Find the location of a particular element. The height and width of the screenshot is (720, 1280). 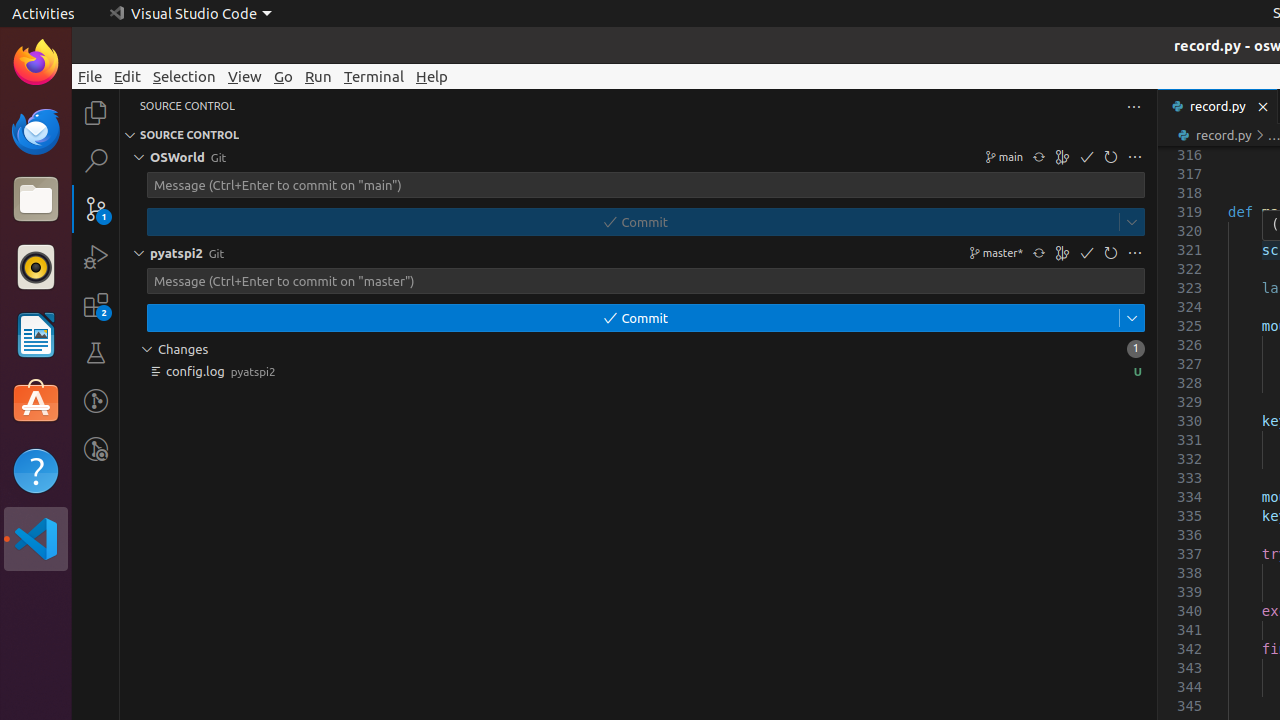

'Run and Debug (Ctrl+Shift+D)' is located at coordinates (95, 255).